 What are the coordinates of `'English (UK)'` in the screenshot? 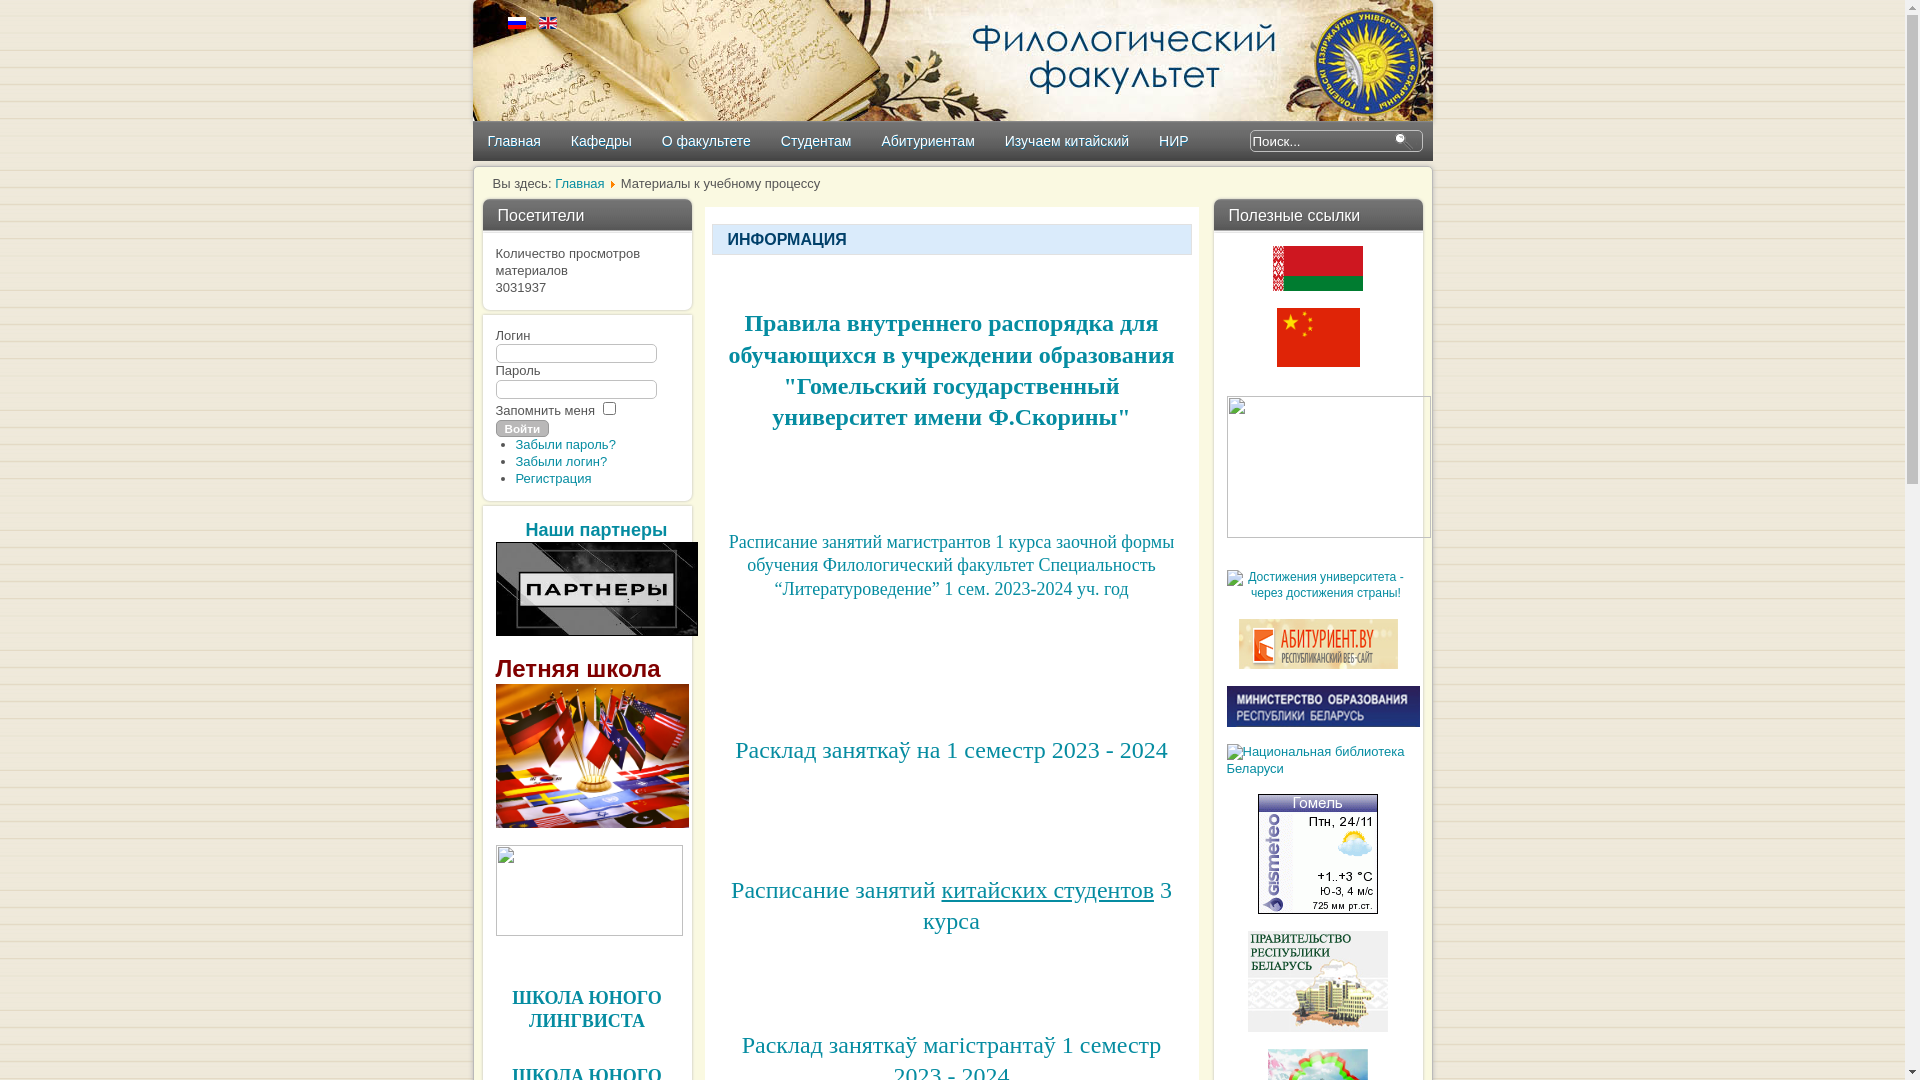 It's located at (547, 23).